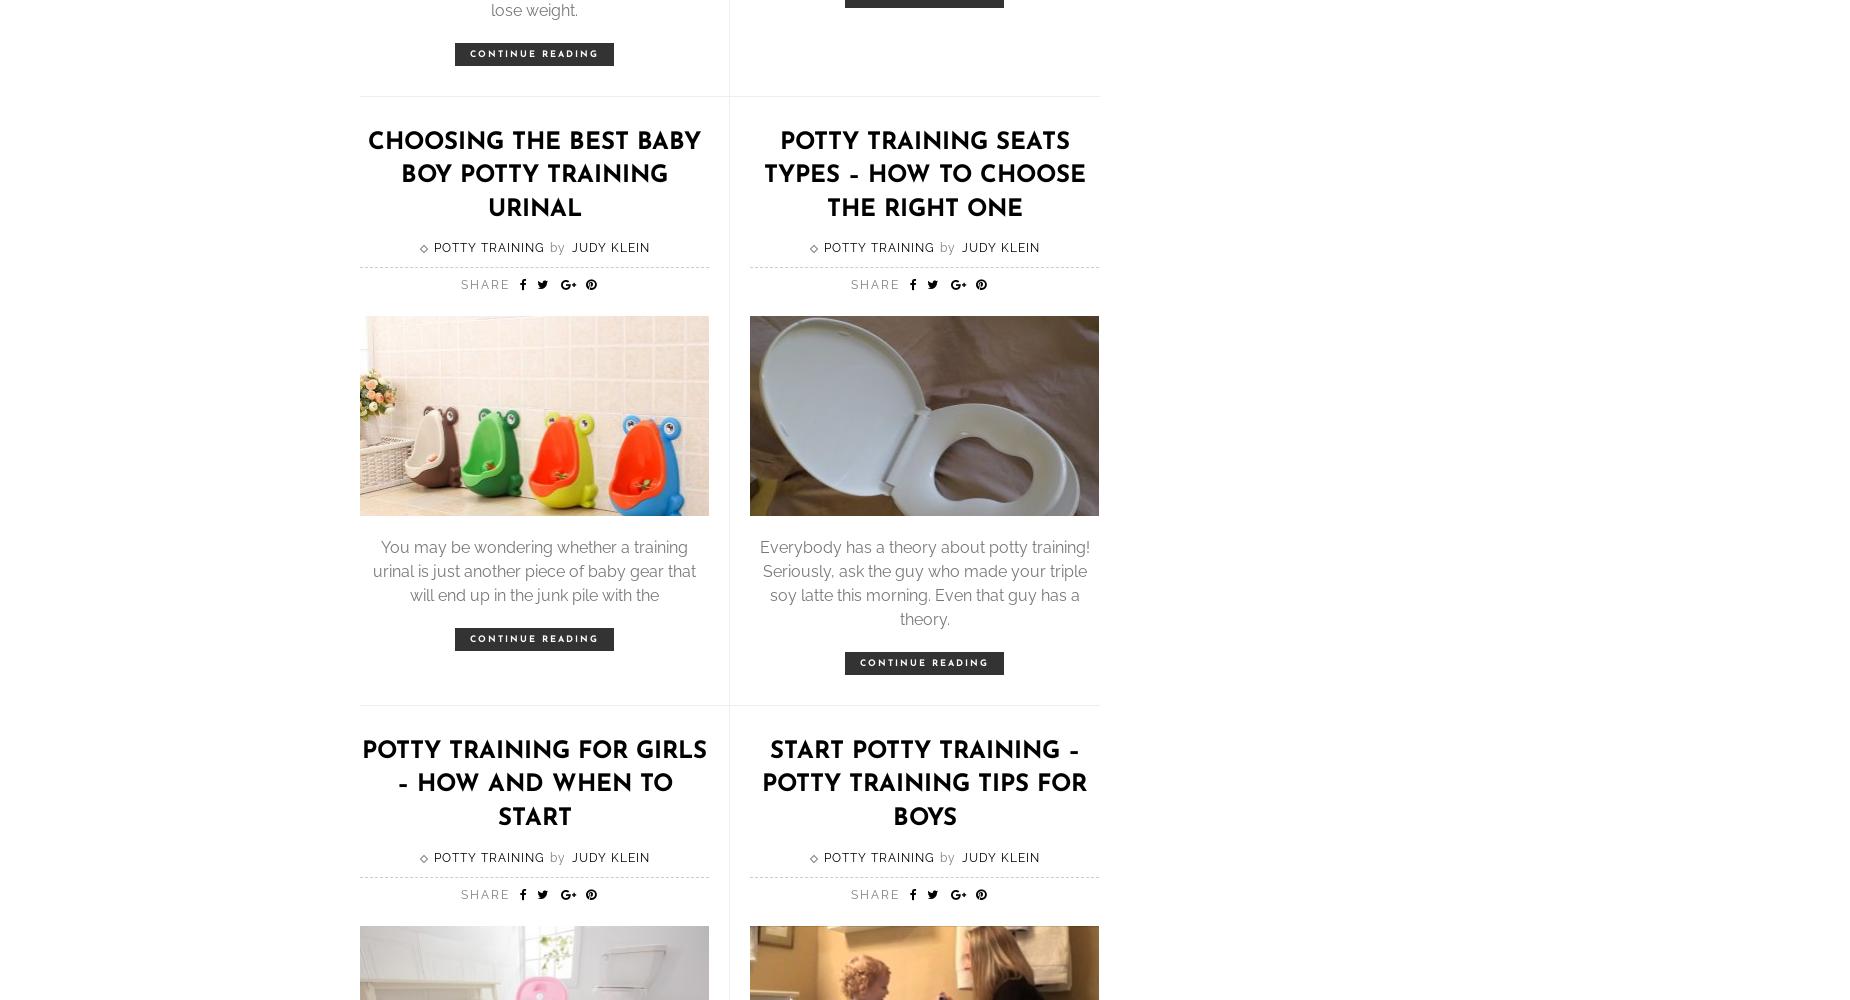 Image resolution: width=1850 pixels, height=1000 pixels. Describe the element at coordinates (361, 784) in the screenshot. I see `'Potty Training for Girls – How and When to Start'` at that location.